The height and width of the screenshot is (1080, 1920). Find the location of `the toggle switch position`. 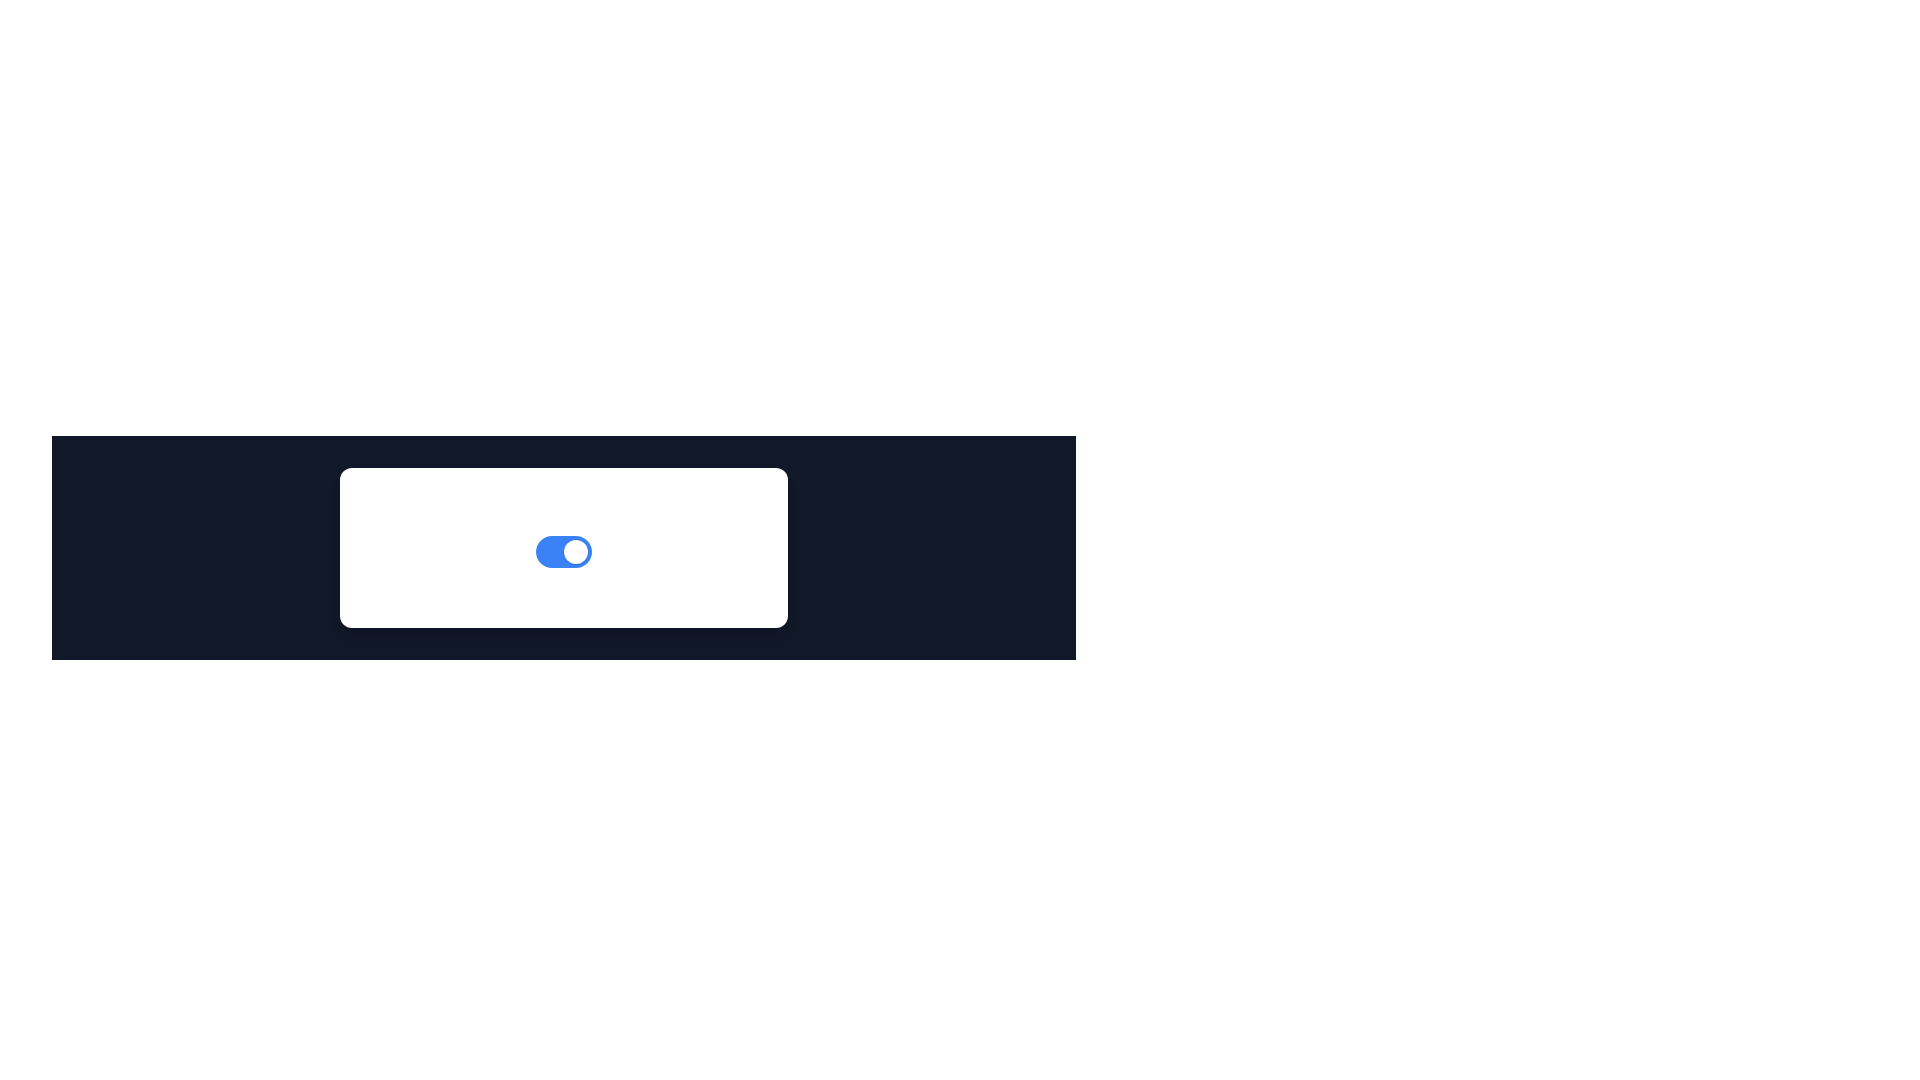

the toggle switch position is located at coordinates (538, 551).